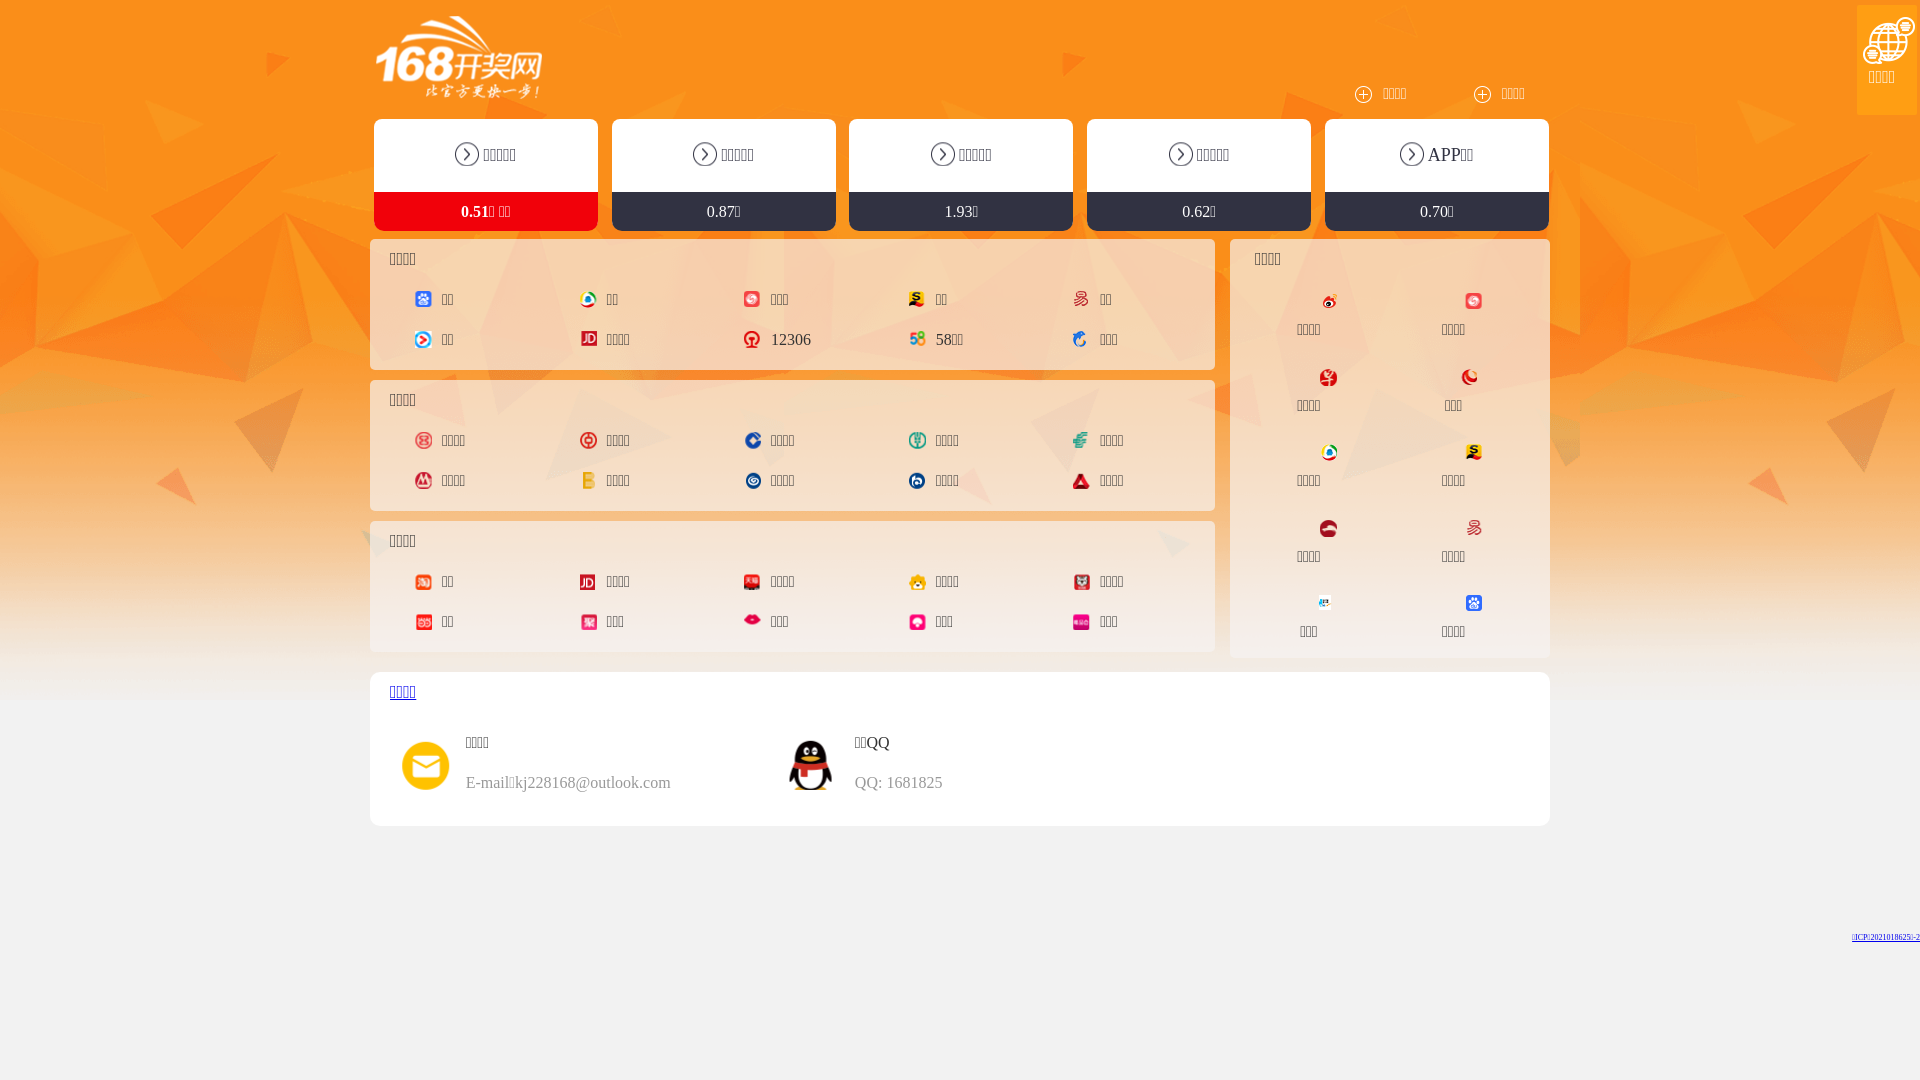 The height and width of the screenshot is (1080, 1920). Describe the element at coordinates (781, 338) in the screenshot. I see `'12306'` at that location.